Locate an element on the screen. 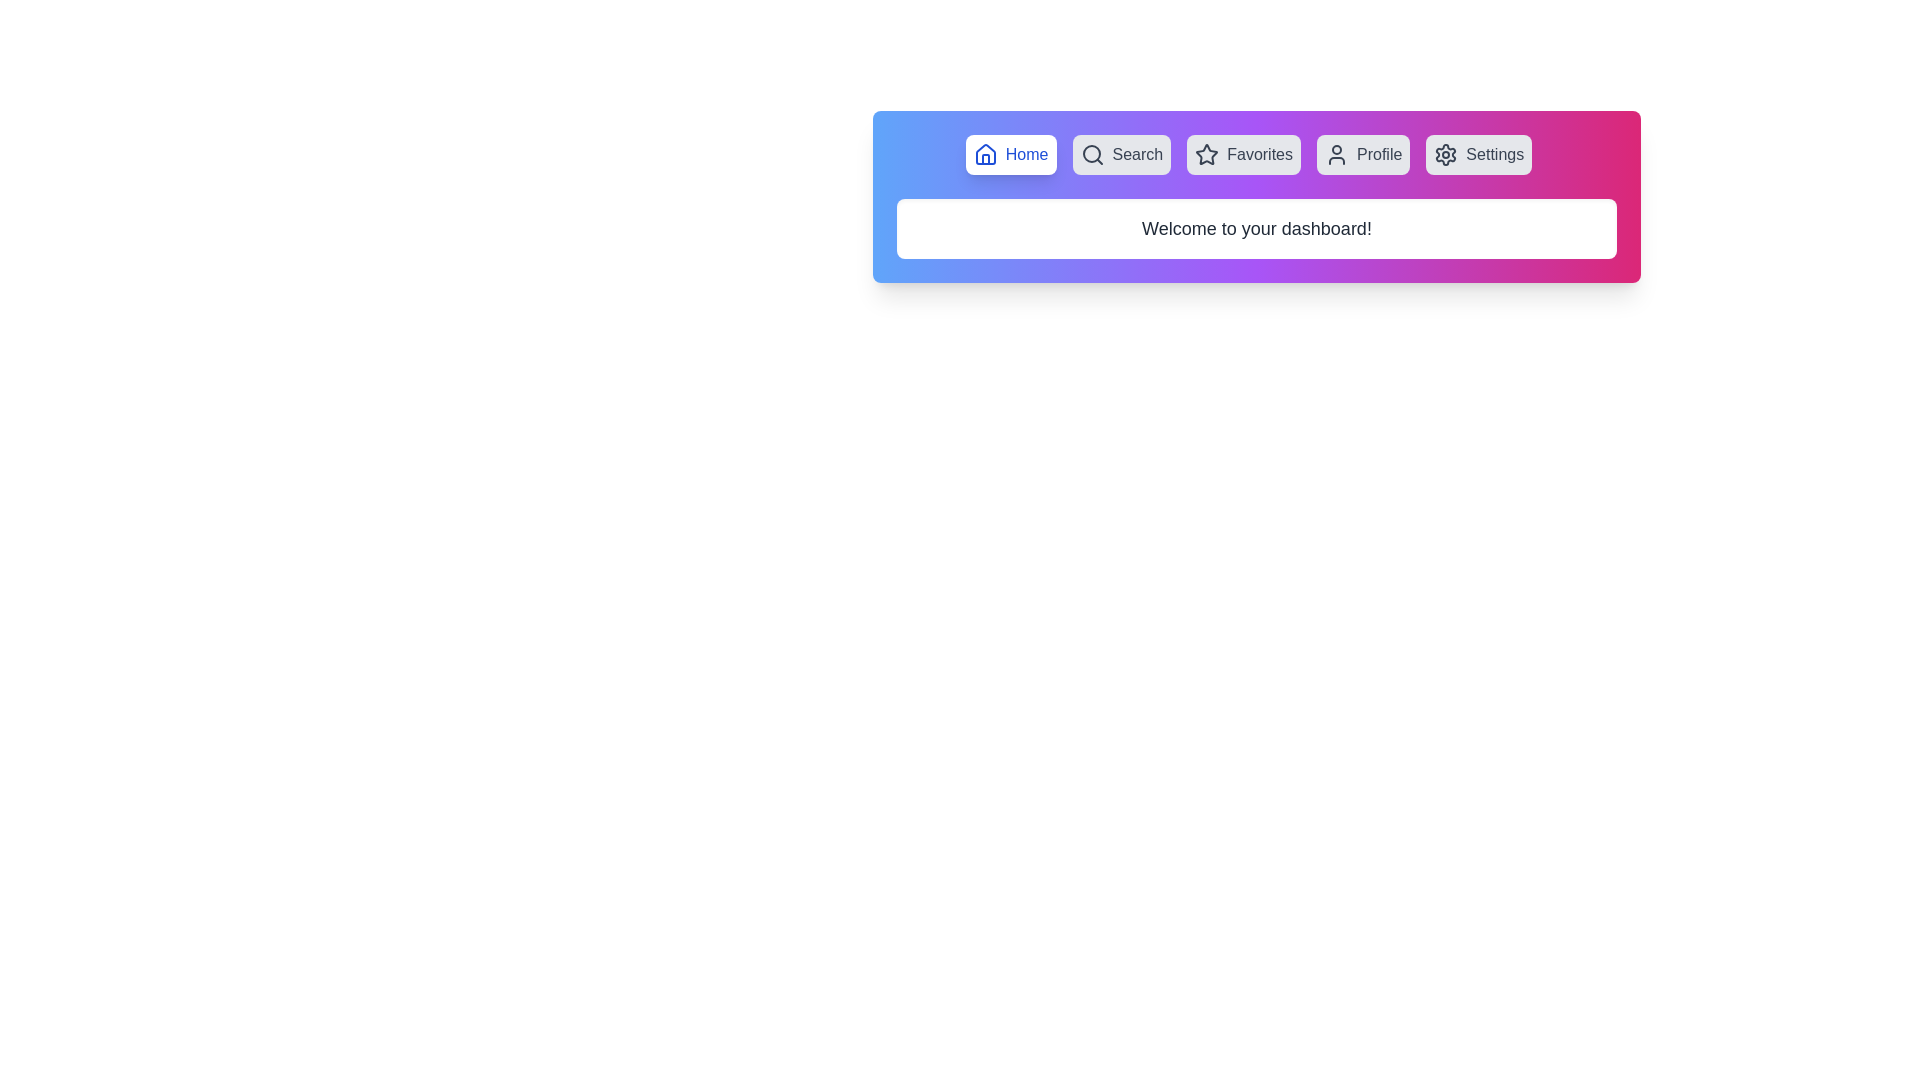 The width and height of the screenshot is (1920, 1080). the Favorites navigation button, which is the third item in the horizontal navigation bar, to observe visual feedback is located at coordinates (1243, 153).